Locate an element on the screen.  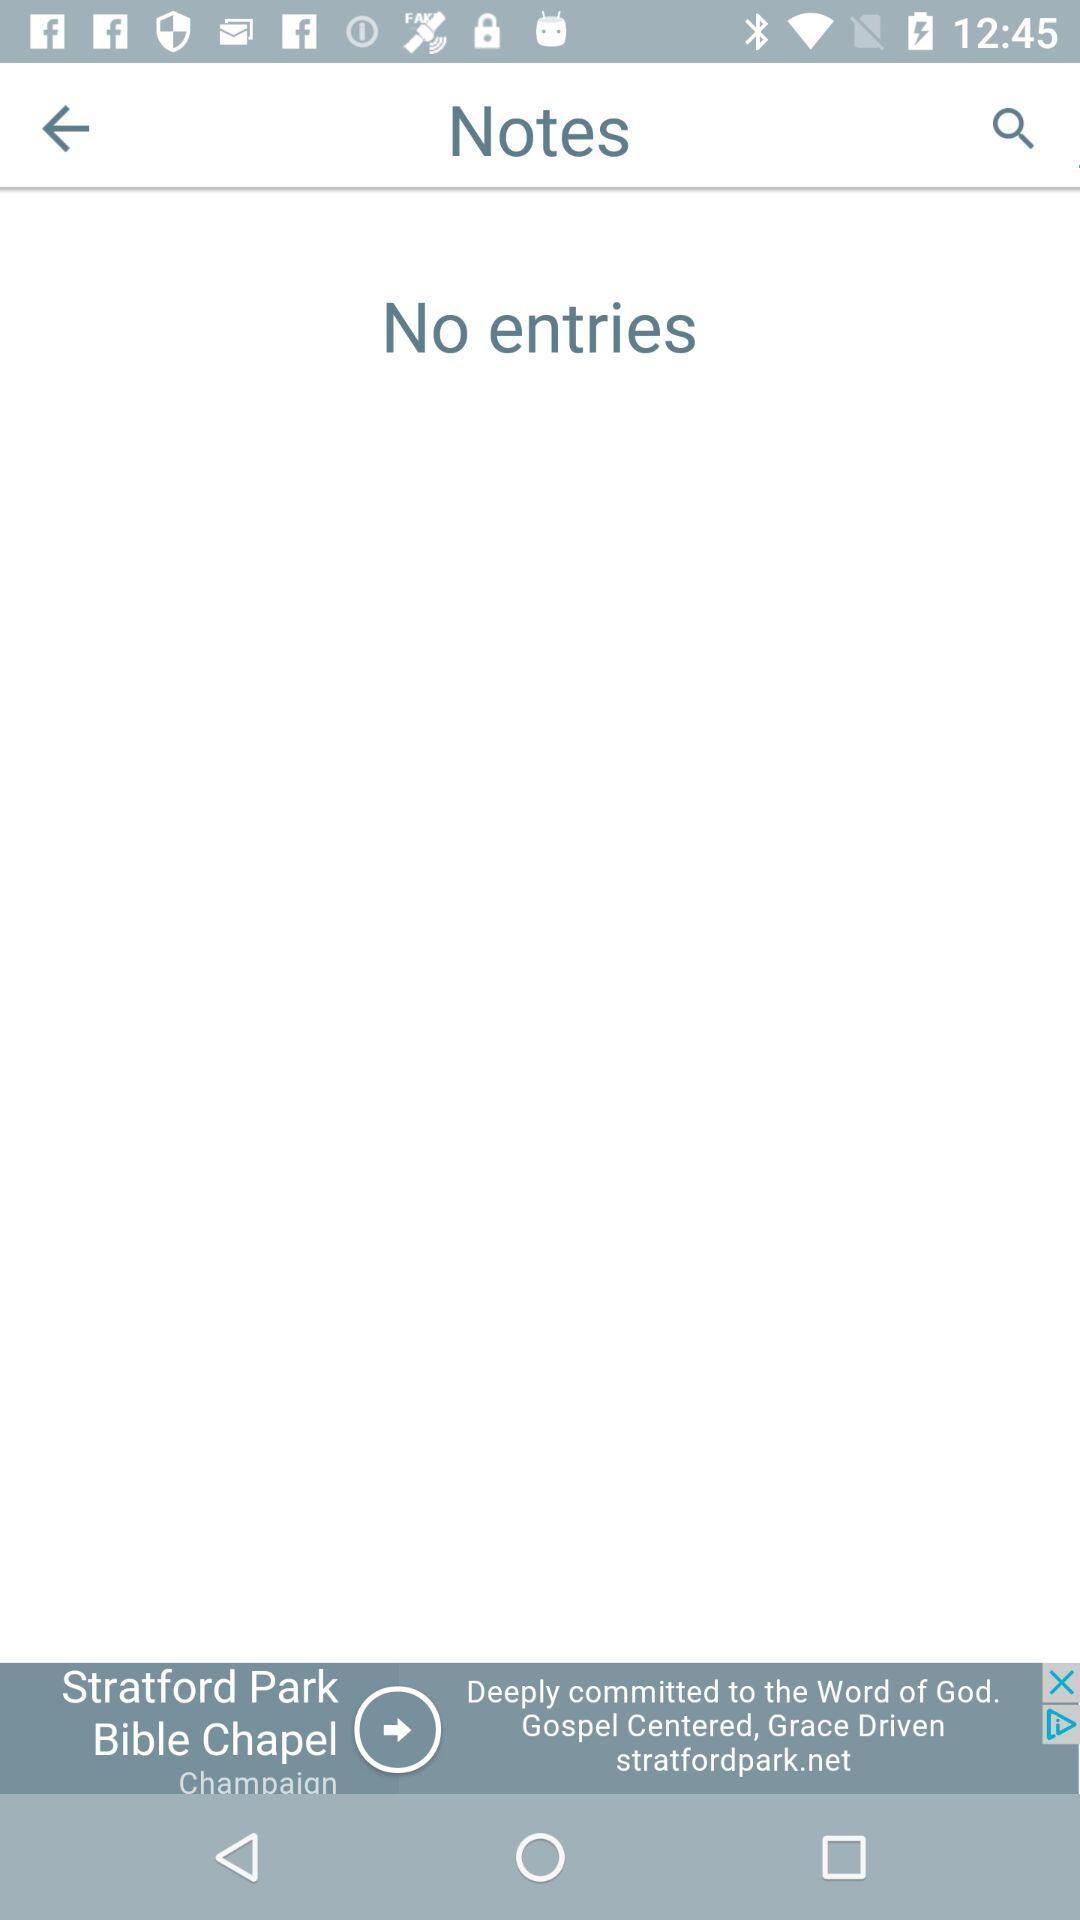
the arrow_backward icon is located at coordinates (64, 127).